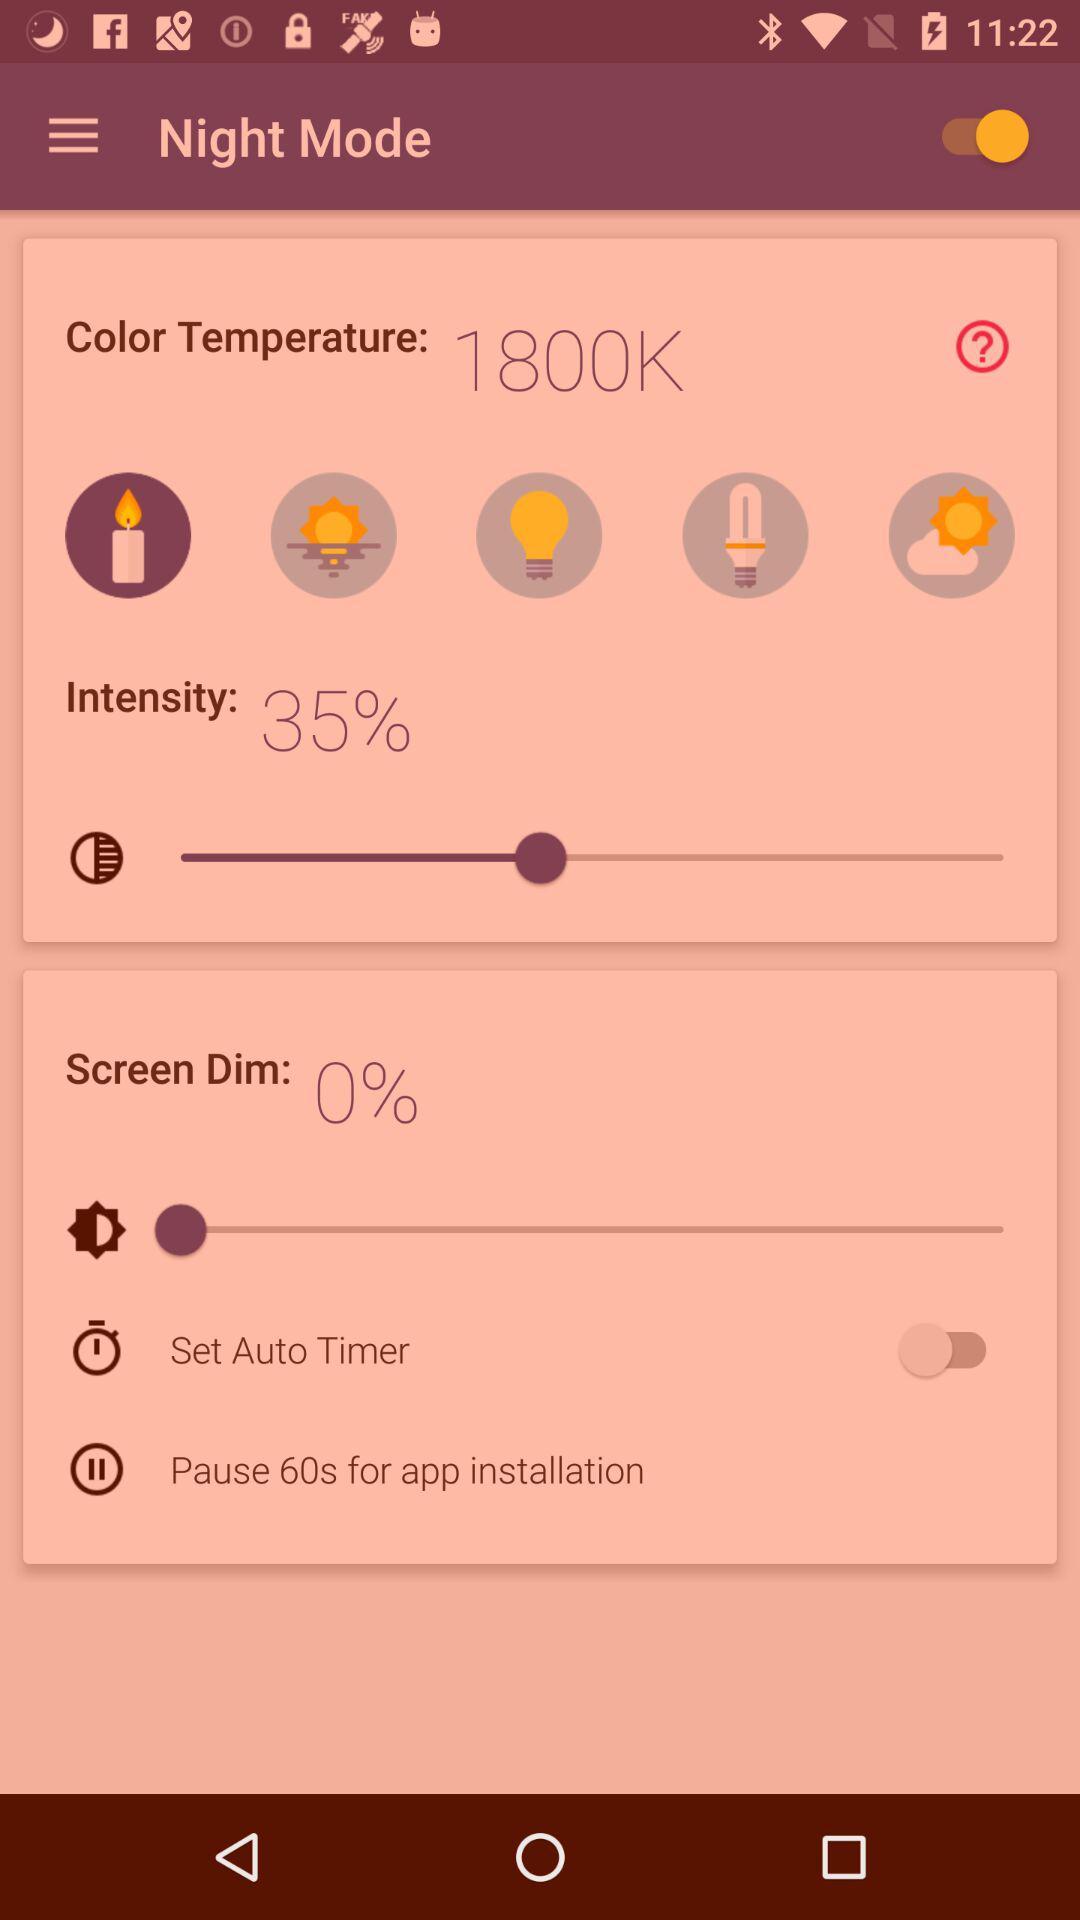 The image size is (1080, 1920). I want to click on night mode, so click(974, 135).